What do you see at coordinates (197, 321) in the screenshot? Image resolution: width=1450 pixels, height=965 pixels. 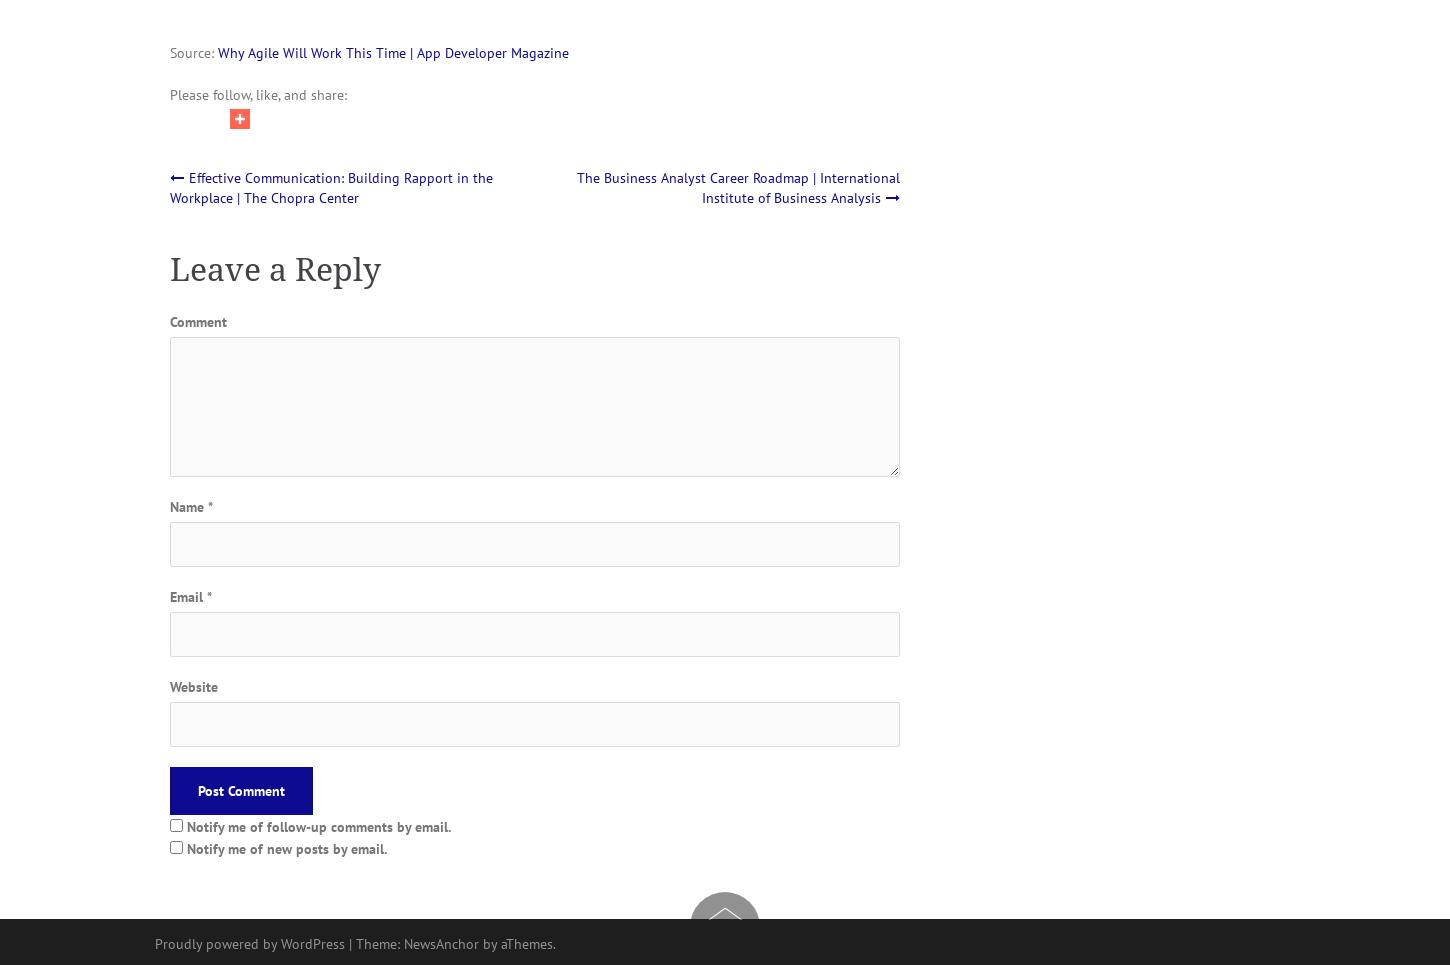 I see `'Comment'` at bounding box center [197, 321].